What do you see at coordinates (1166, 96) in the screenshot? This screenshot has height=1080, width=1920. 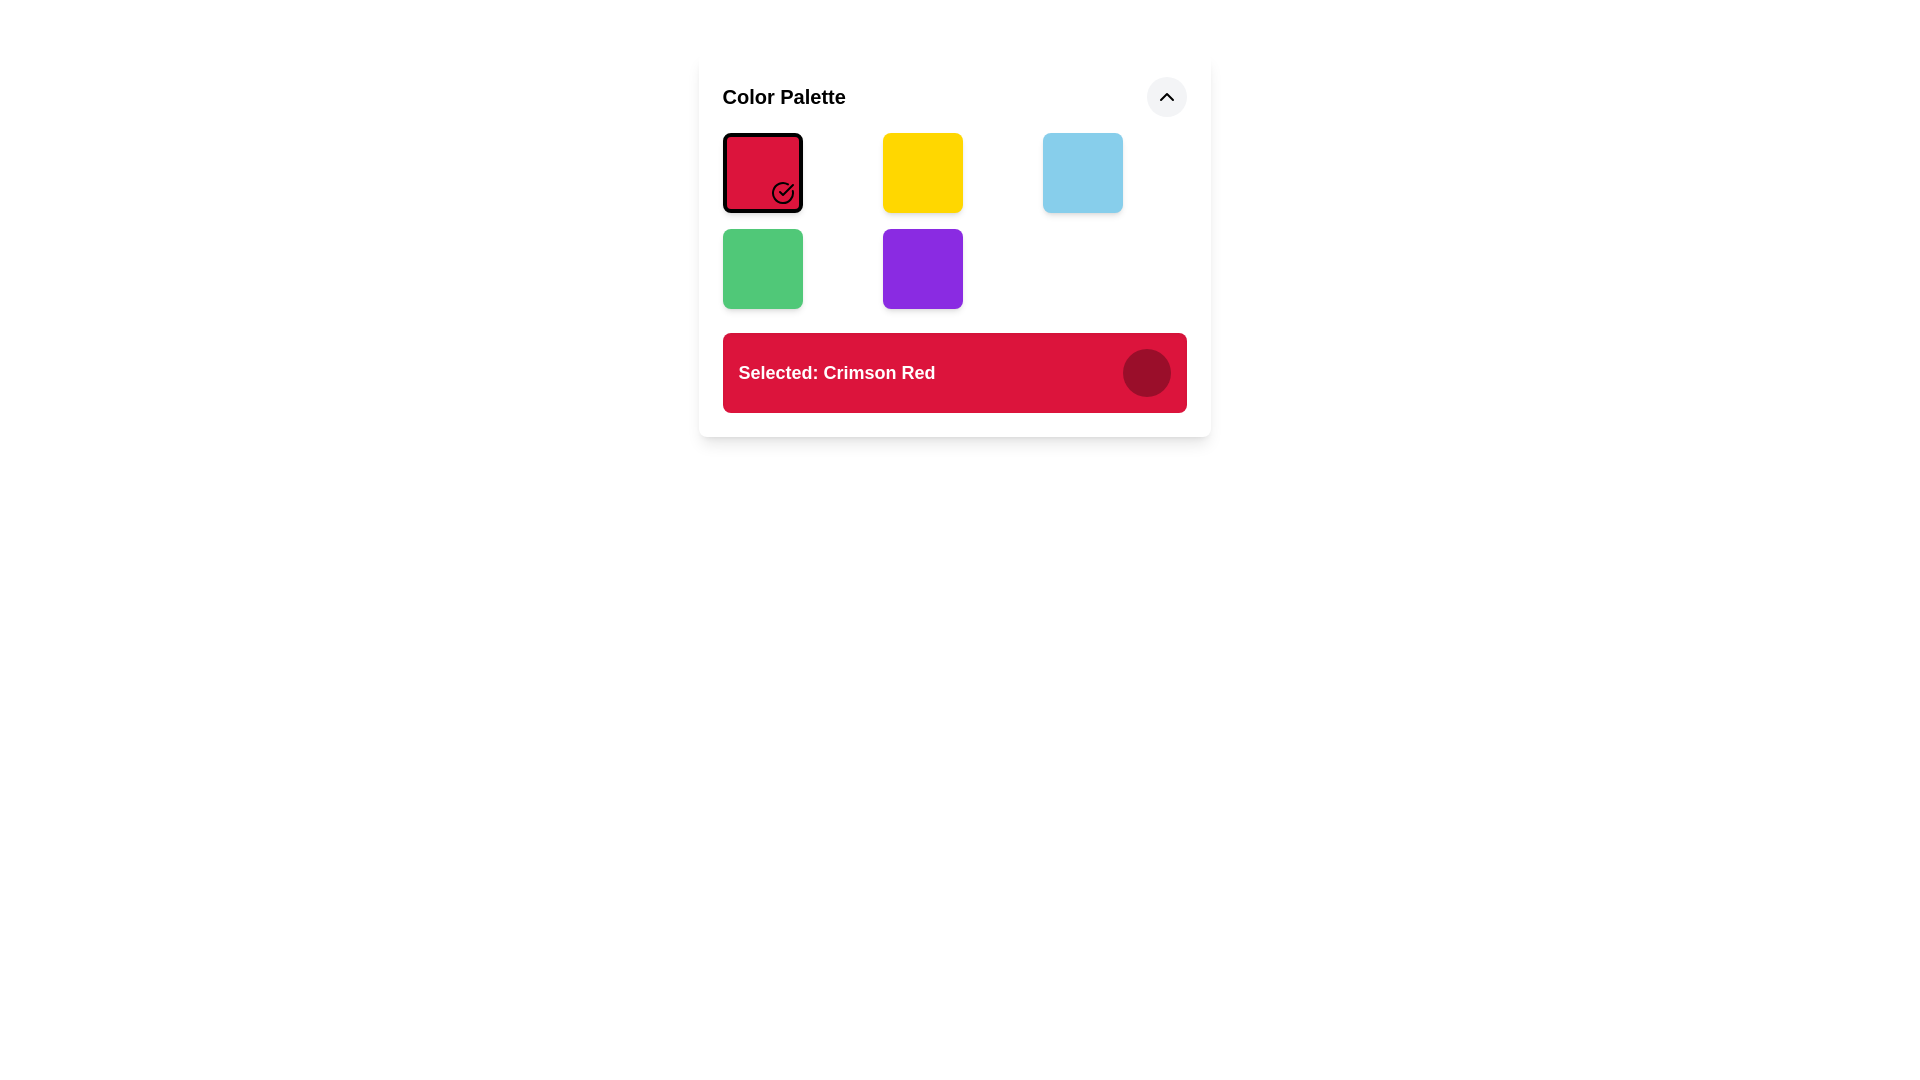 I see `the button located at the top-right corner of the 'Color Palette' section` at bounding box center [1166, 96].